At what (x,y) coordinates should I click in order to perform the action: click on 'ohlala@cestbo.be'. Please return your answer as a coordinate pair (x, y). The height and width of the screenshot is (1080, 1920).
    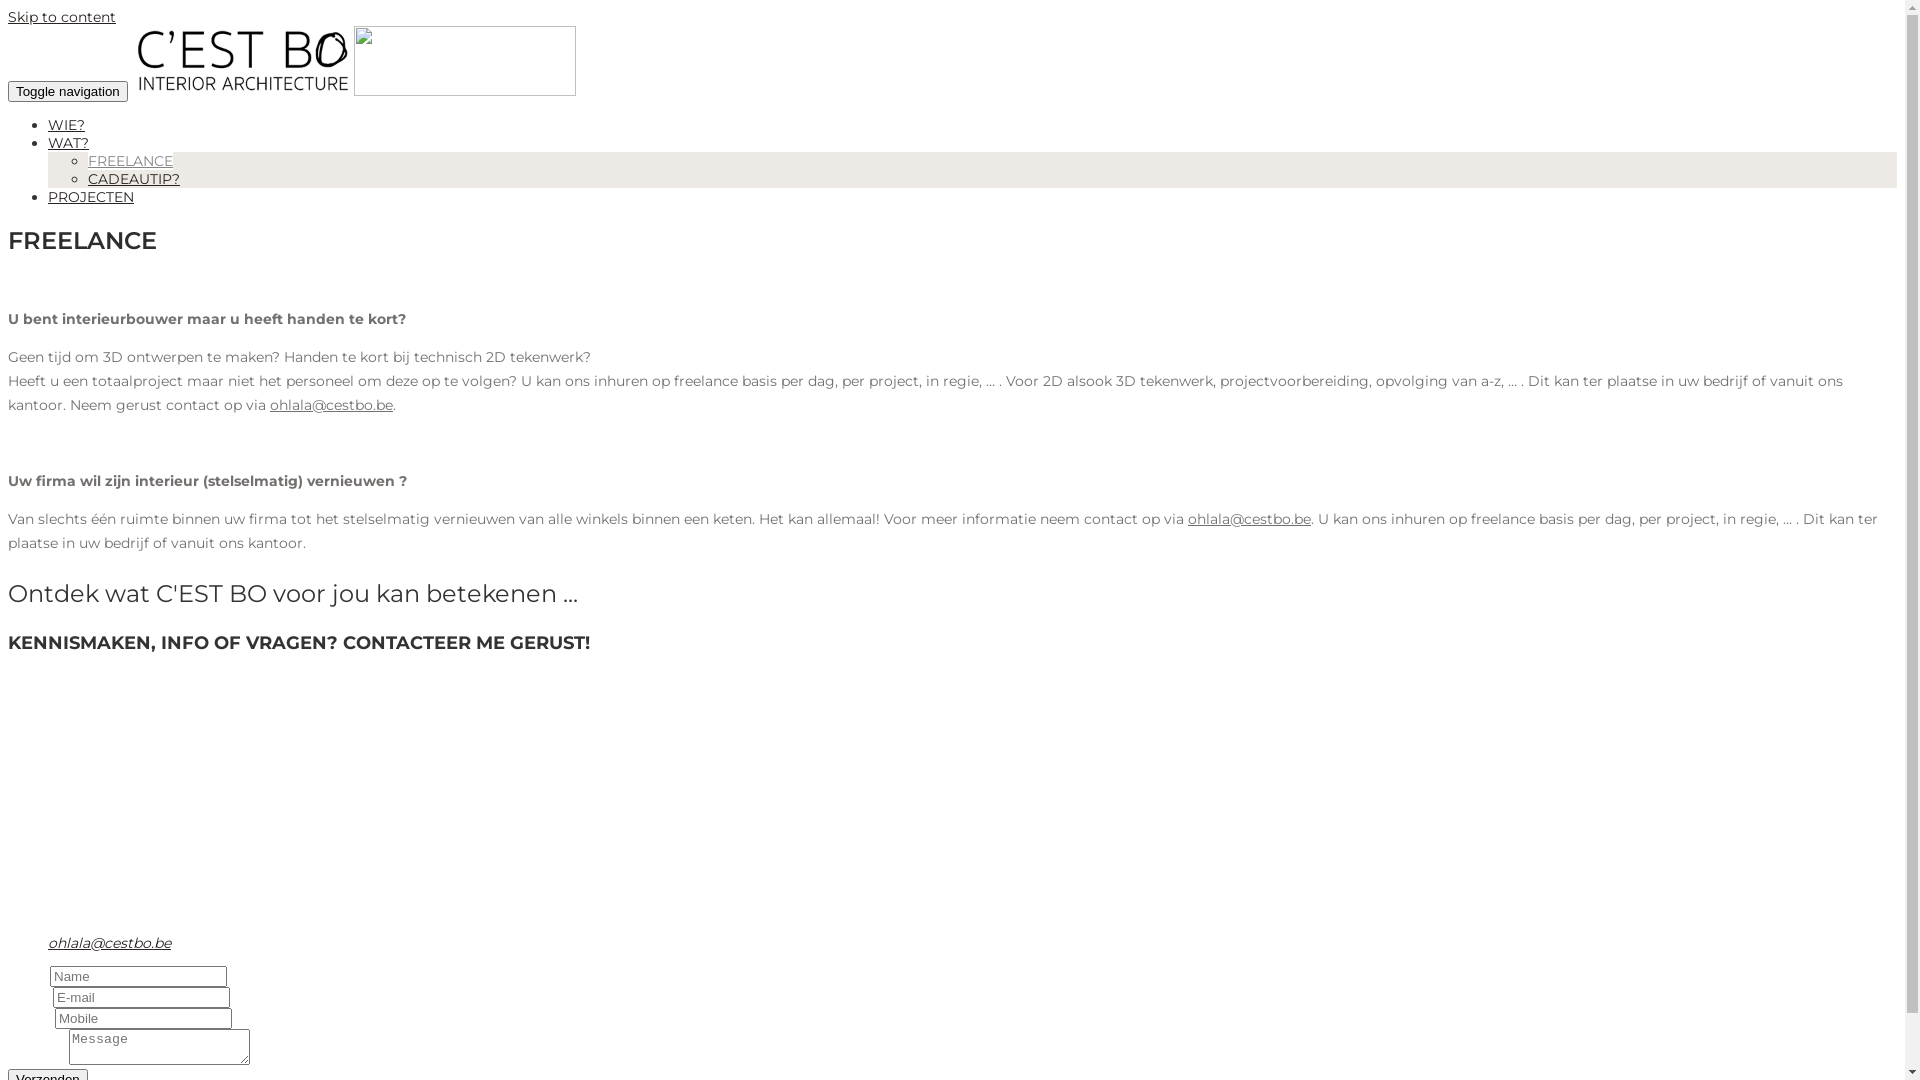
    Looking at the image, I should click on (331, 405).